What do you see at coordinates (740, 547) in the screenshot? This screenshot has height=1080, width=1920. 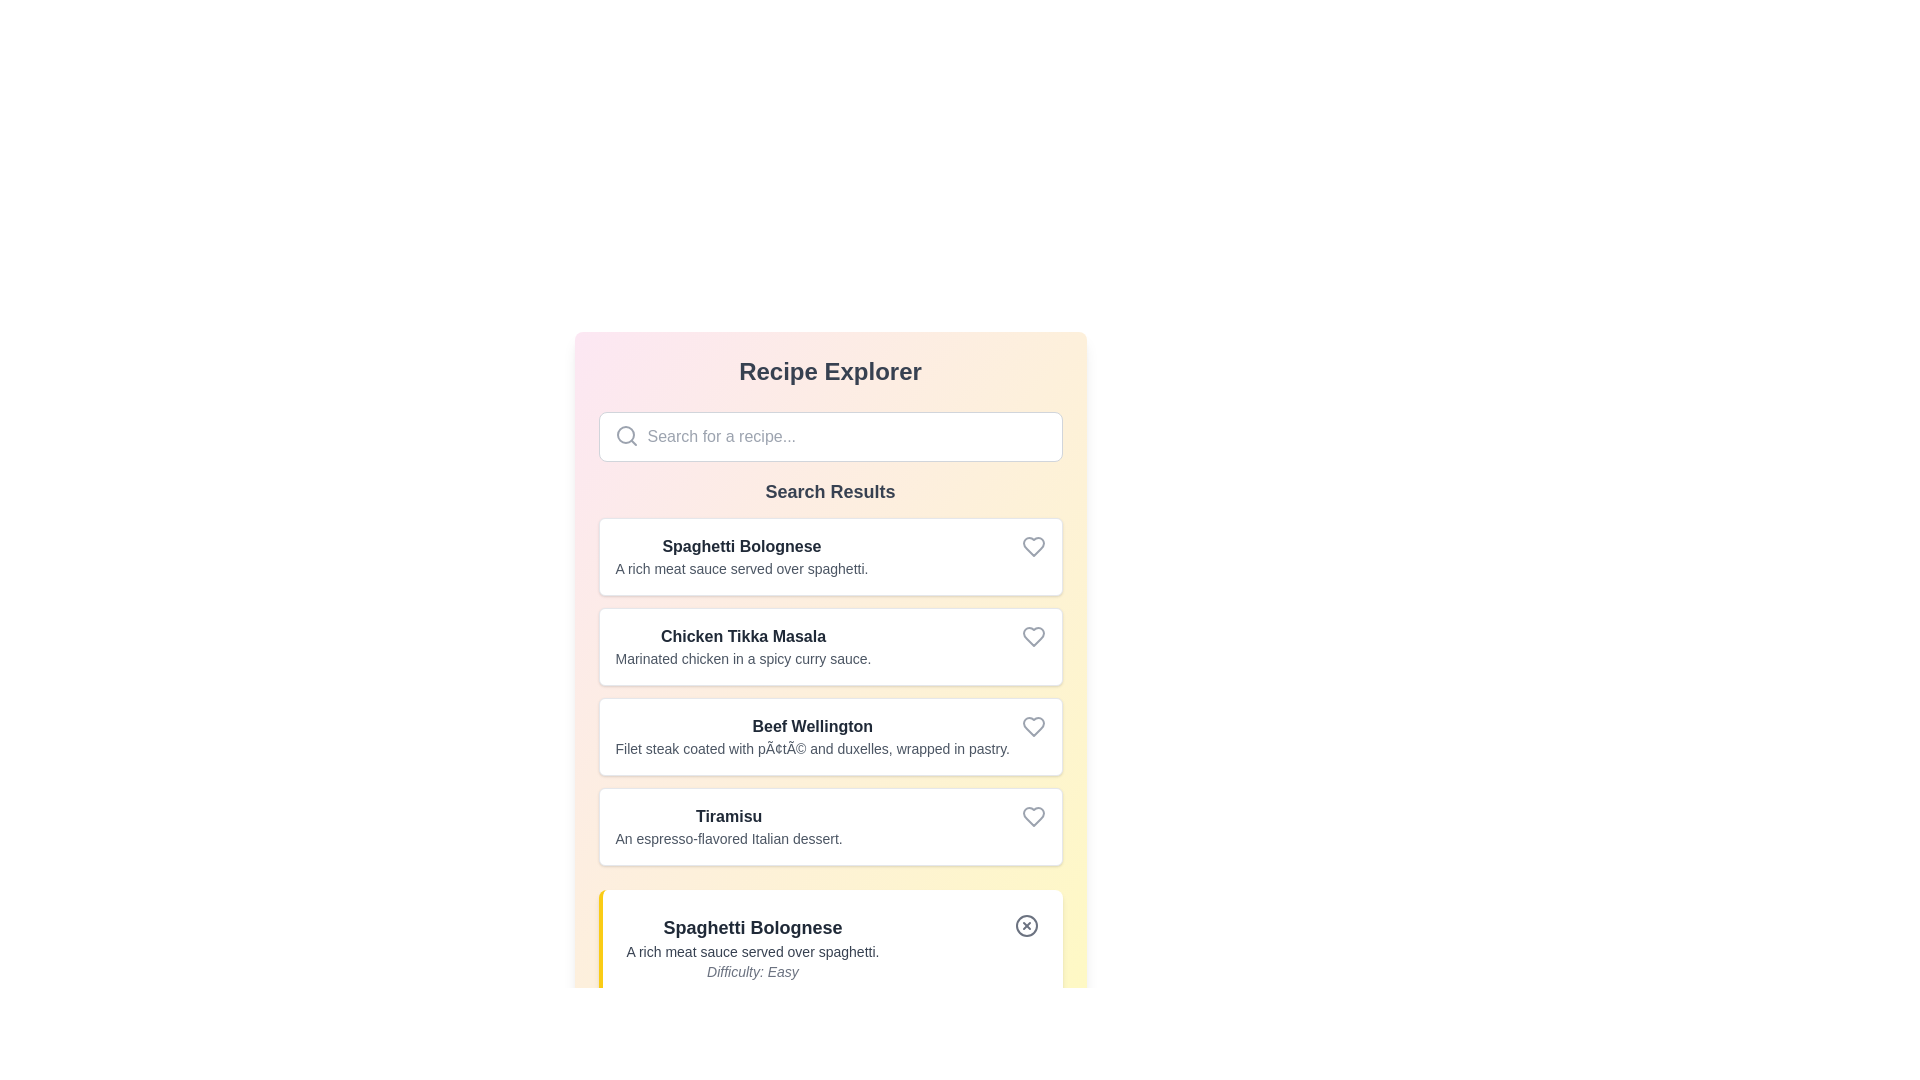 I see `text displayed as 'Spaghetti Bolognese' which is the title in bold font style, located in the first item of the search results list` at bounding box center [740, 547].